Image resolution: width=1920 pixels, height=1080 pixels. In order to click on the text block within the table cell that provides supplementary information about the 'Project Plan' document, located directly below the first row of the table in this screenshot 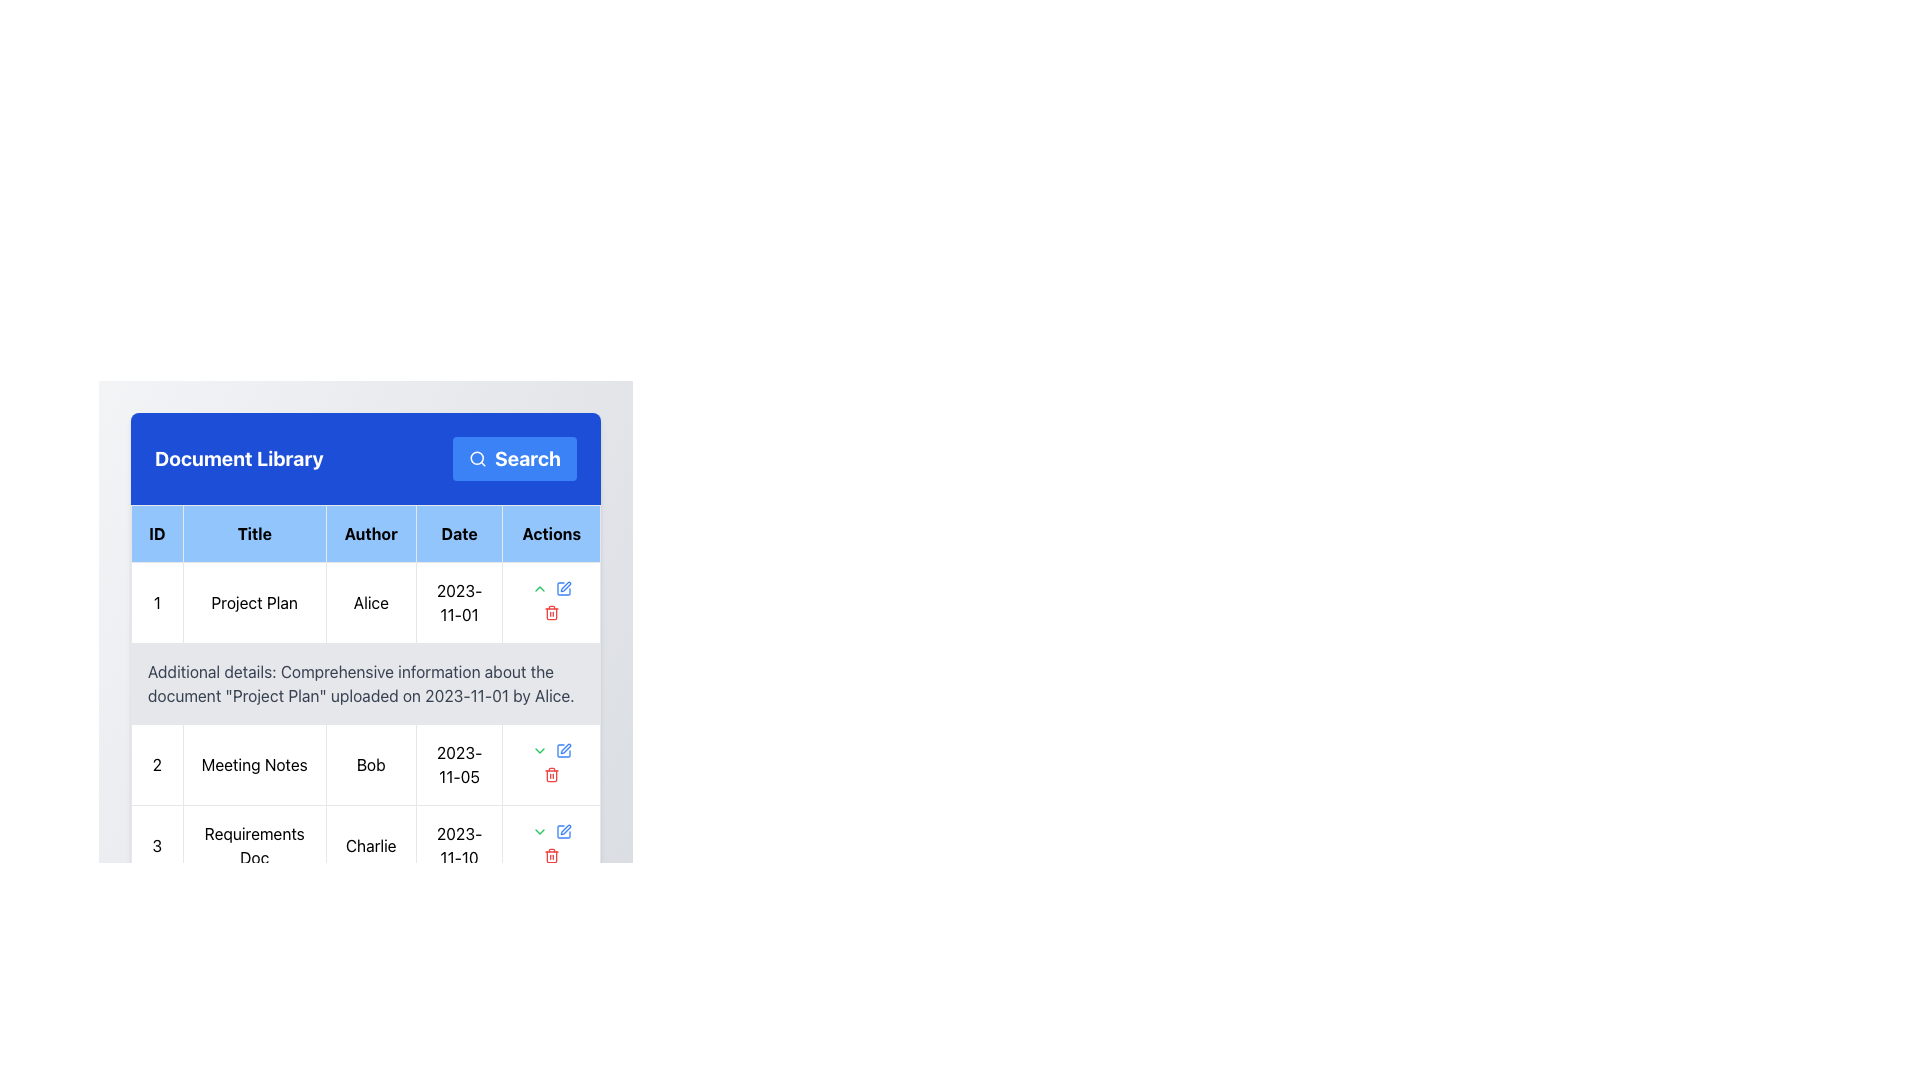, I will do `click(365, 724)`.